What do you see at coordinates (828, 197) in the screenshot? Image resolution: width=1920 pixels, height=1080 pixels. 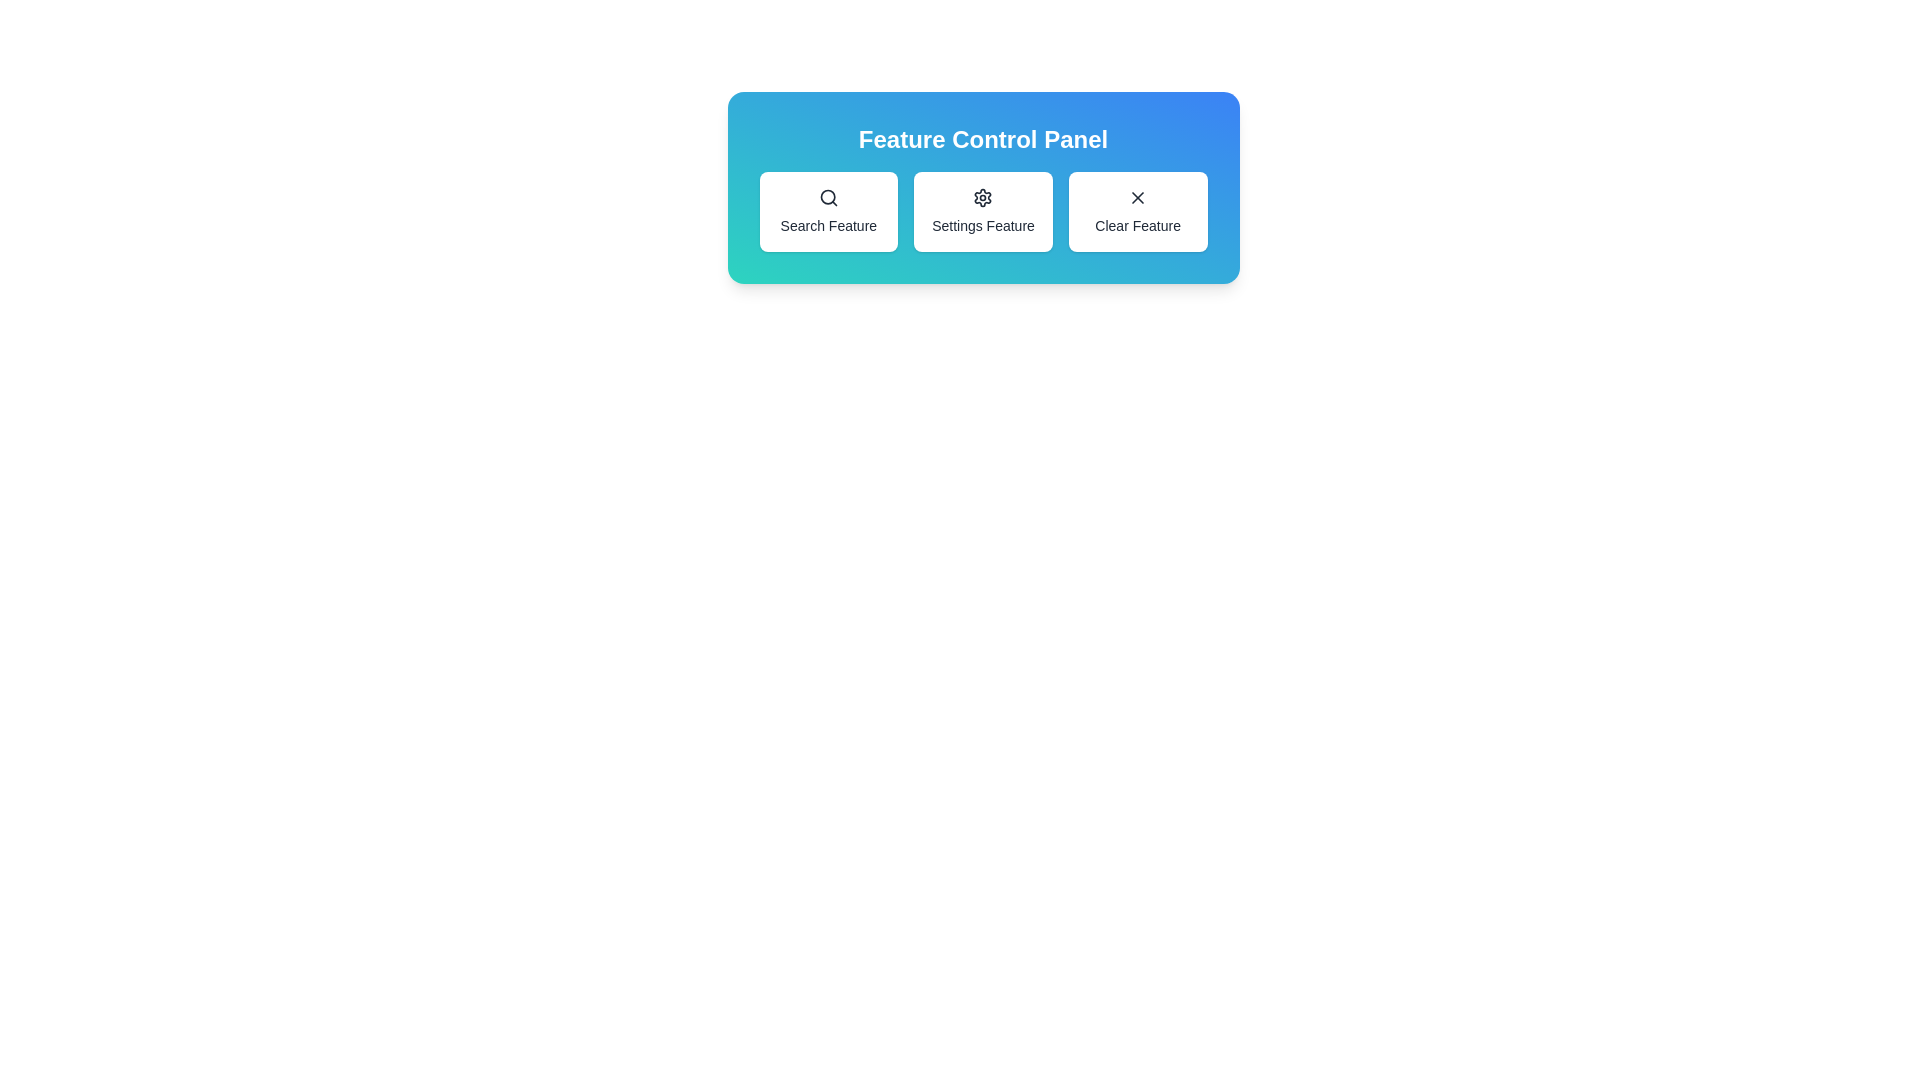 I see `the magnifying glass SVG icon located within the blue card interface labeled 'Feature Control Panel' for keyboard interaction` at bounding box center [828, 197].